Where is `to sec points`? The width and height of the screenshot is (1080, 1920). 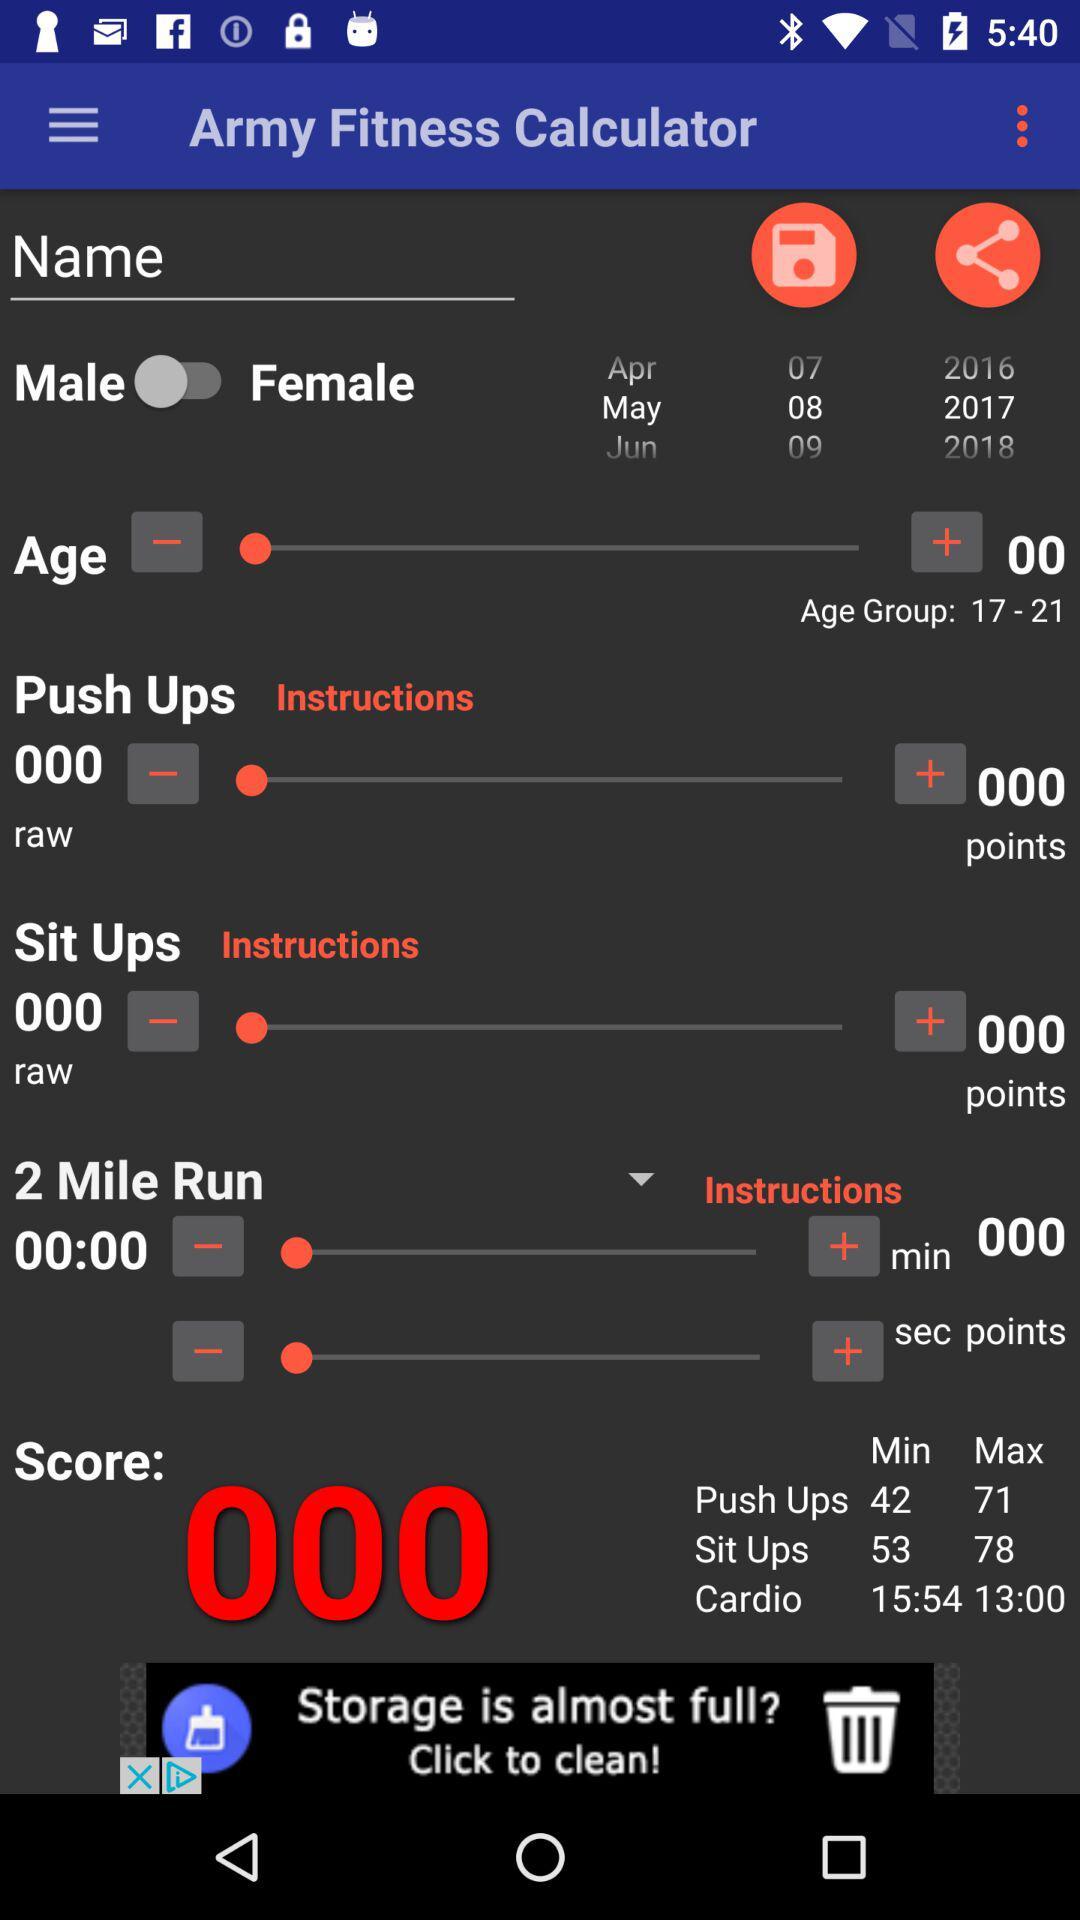 to sec points is located at coordinates (847, 1351).